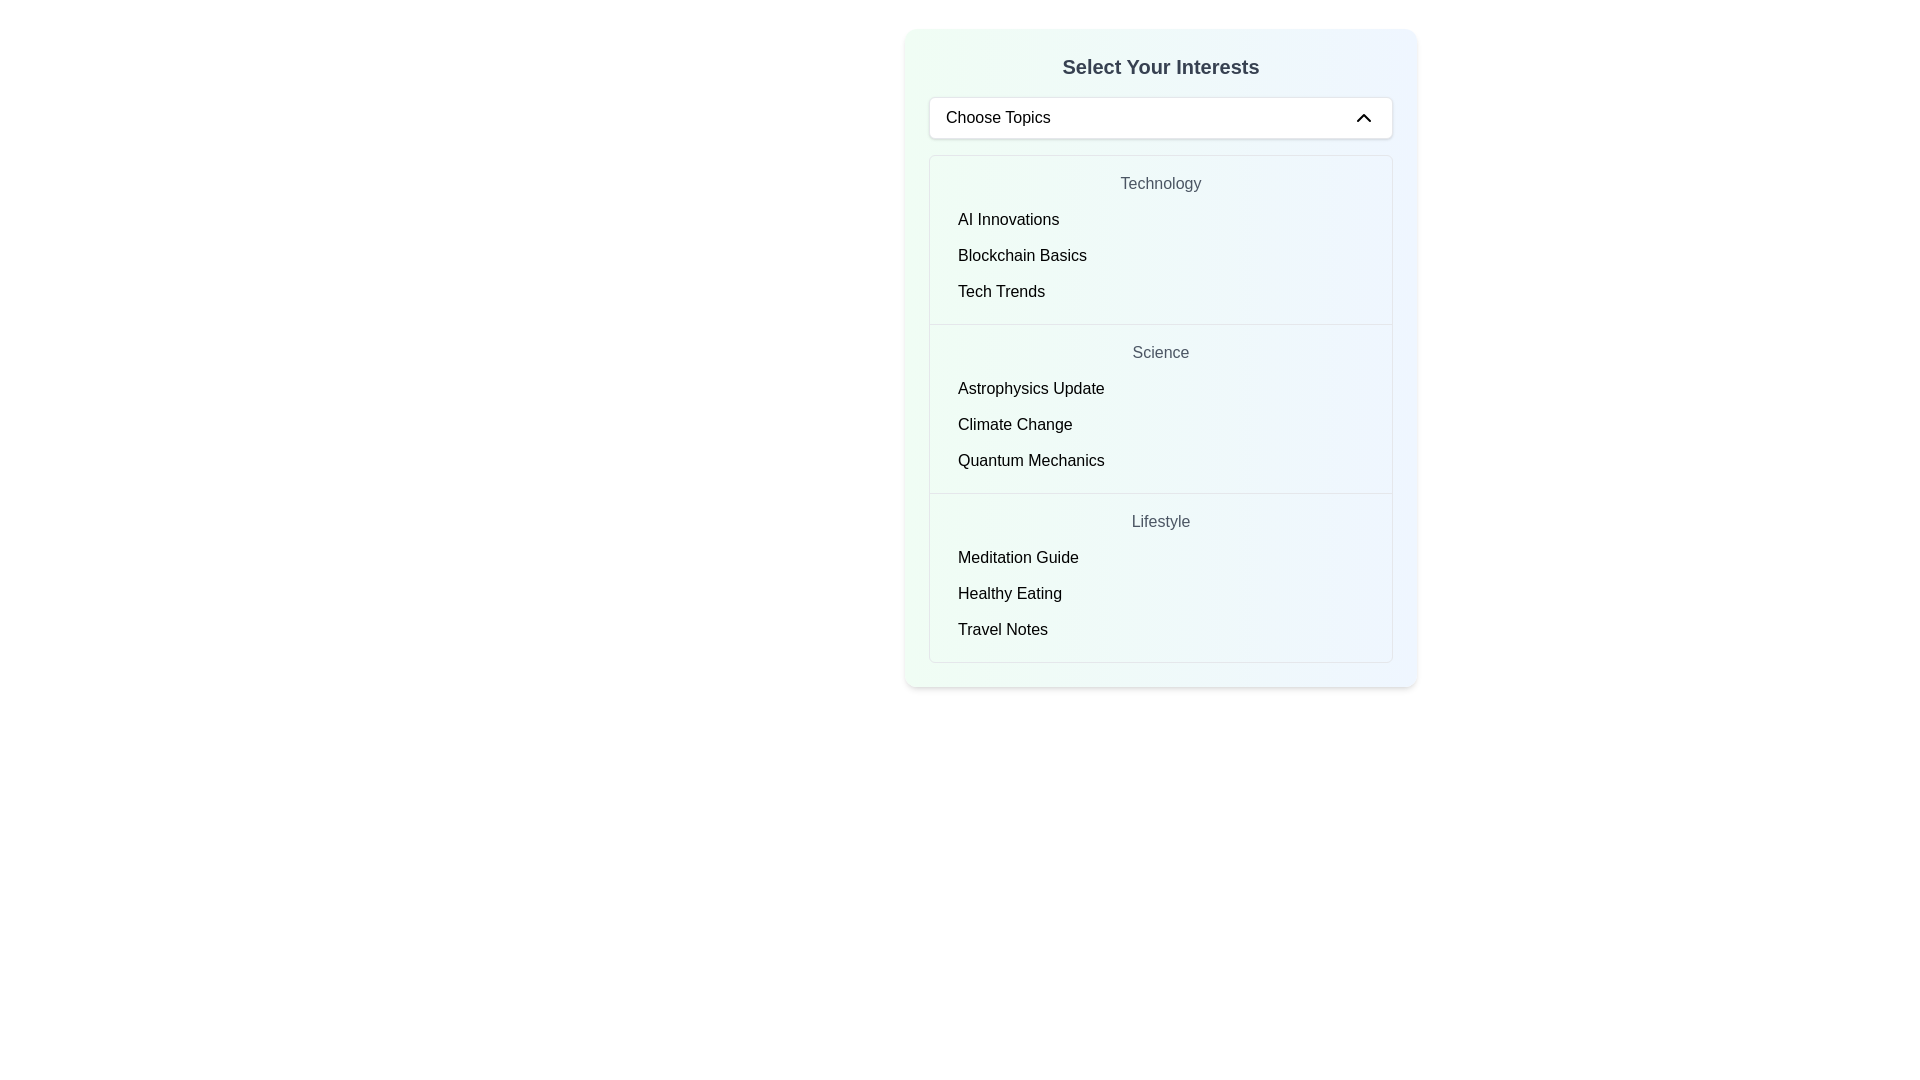 The height and width of the screenshot is (1080, 1920). Describe the element at coordinates (1161, 254) in the screenshot. I see `the 'Blockchain Basics' option in the 'Technology' section of the 'Select Your Interests' menu` at that location.